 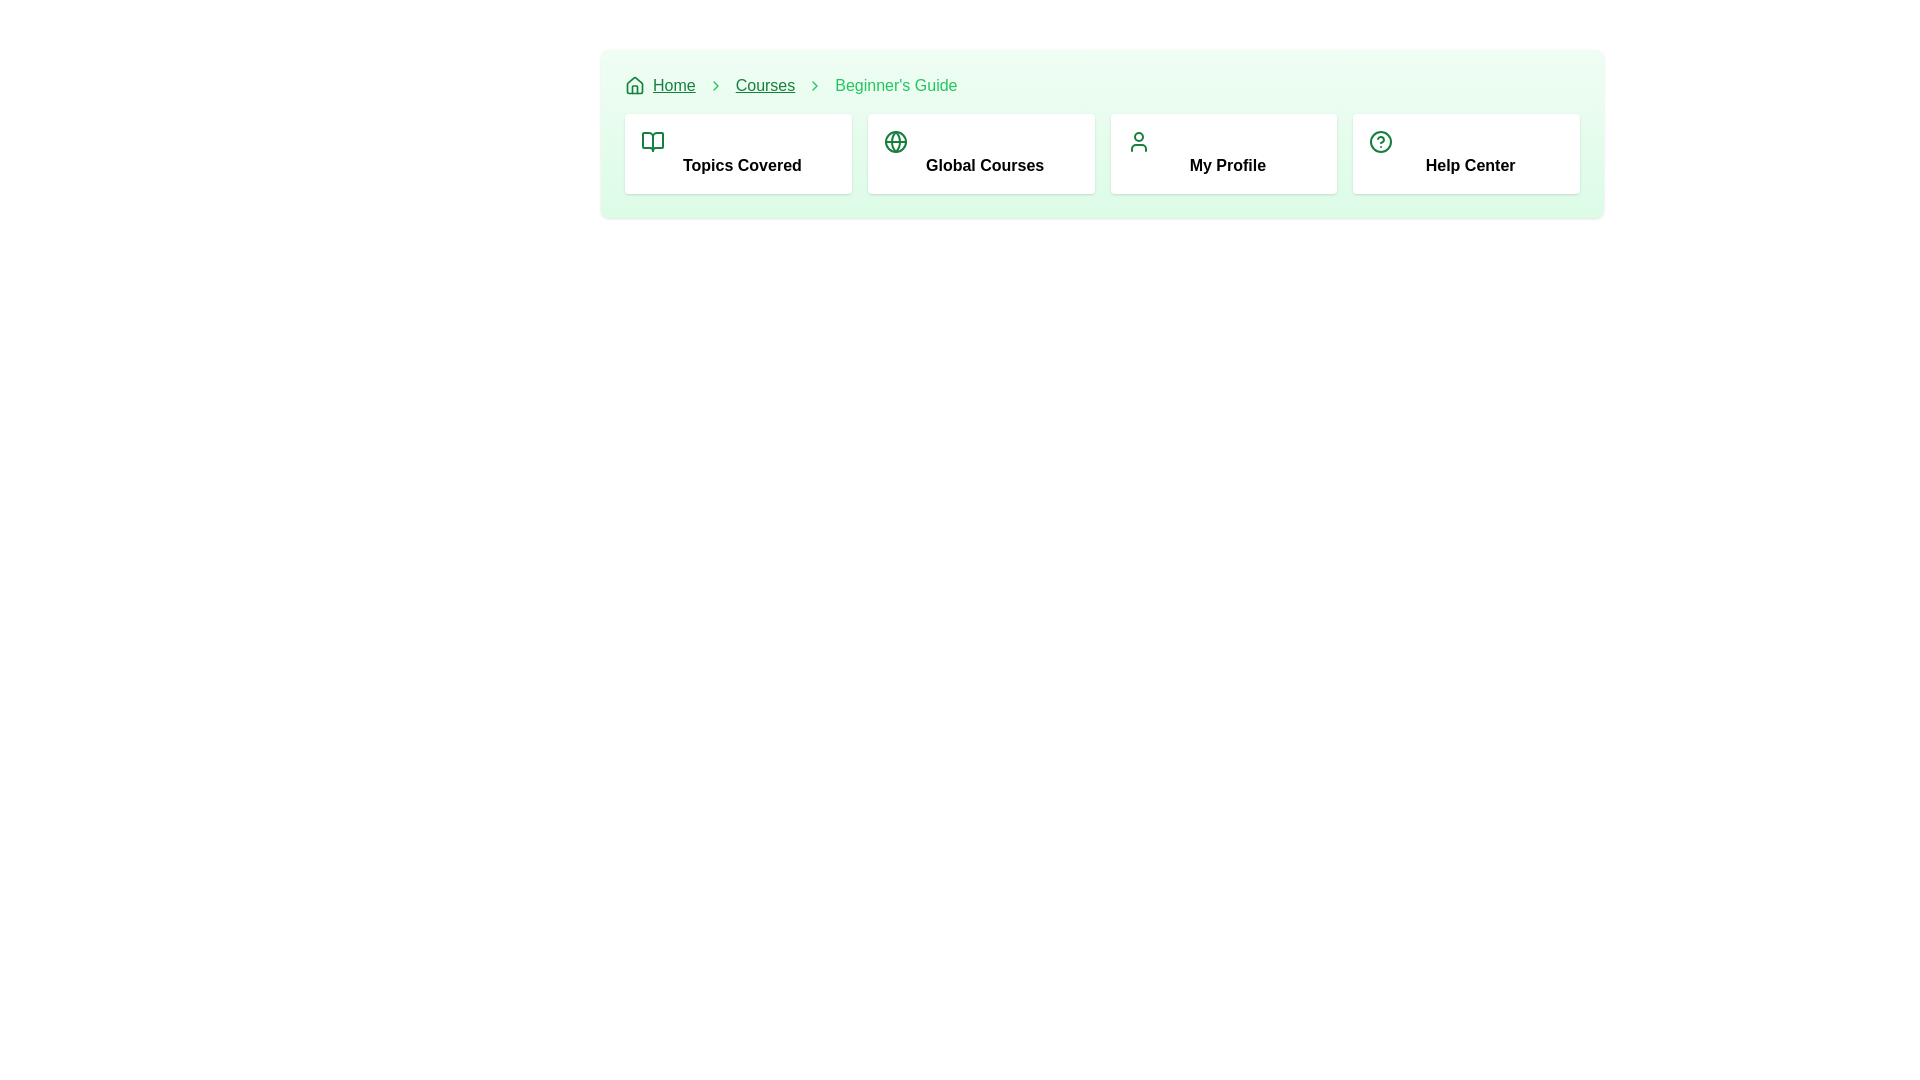 What do you see at coordinates (1380, 141) in the screenshot?
I see `the circular SVG graphic element that is part of the Help Center button located in the top-right navigation menu of the interface` at bounding box center [1380, 141].